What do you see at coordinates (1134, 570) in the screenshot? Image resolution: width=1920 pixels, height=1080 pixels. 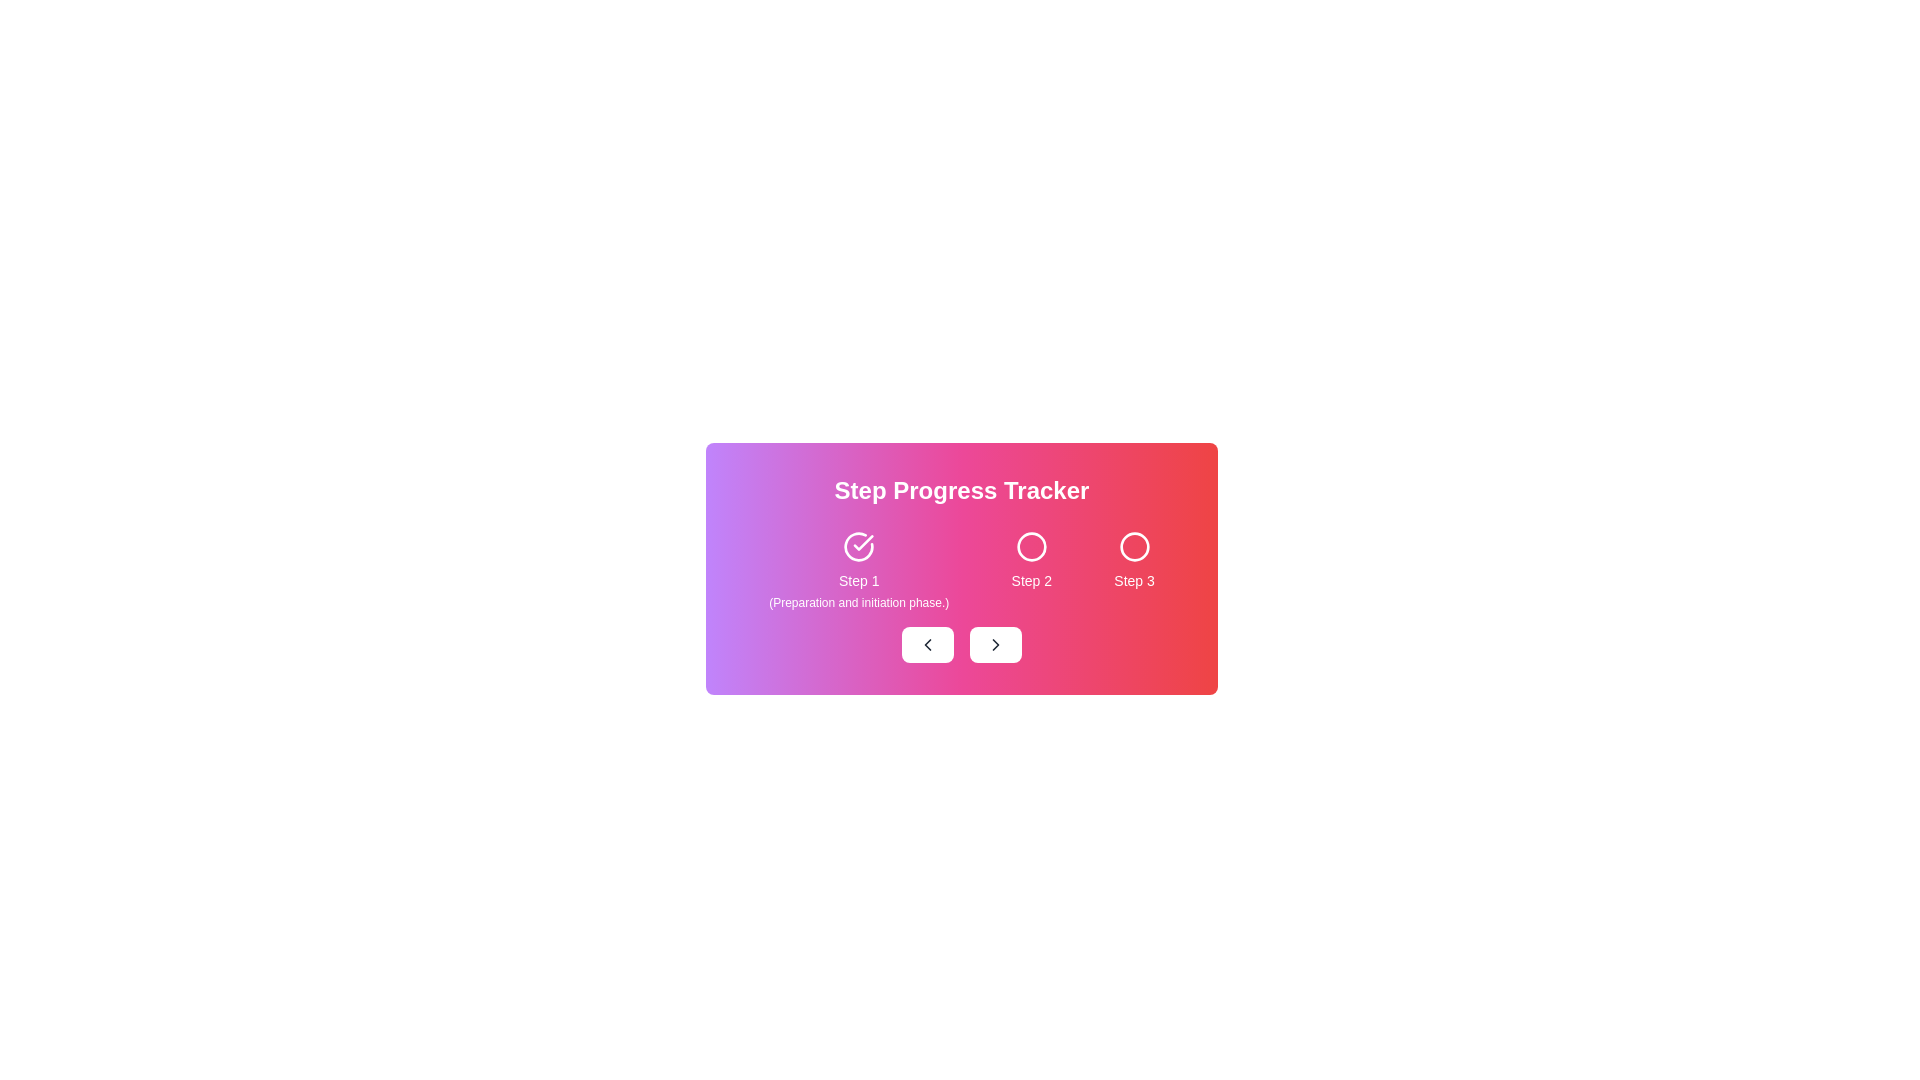 I see `the circular icon labeled 'Step 3' in the progress indicator, which is the third item in the horizontal step tracker` at bounding box center [1134, 570].